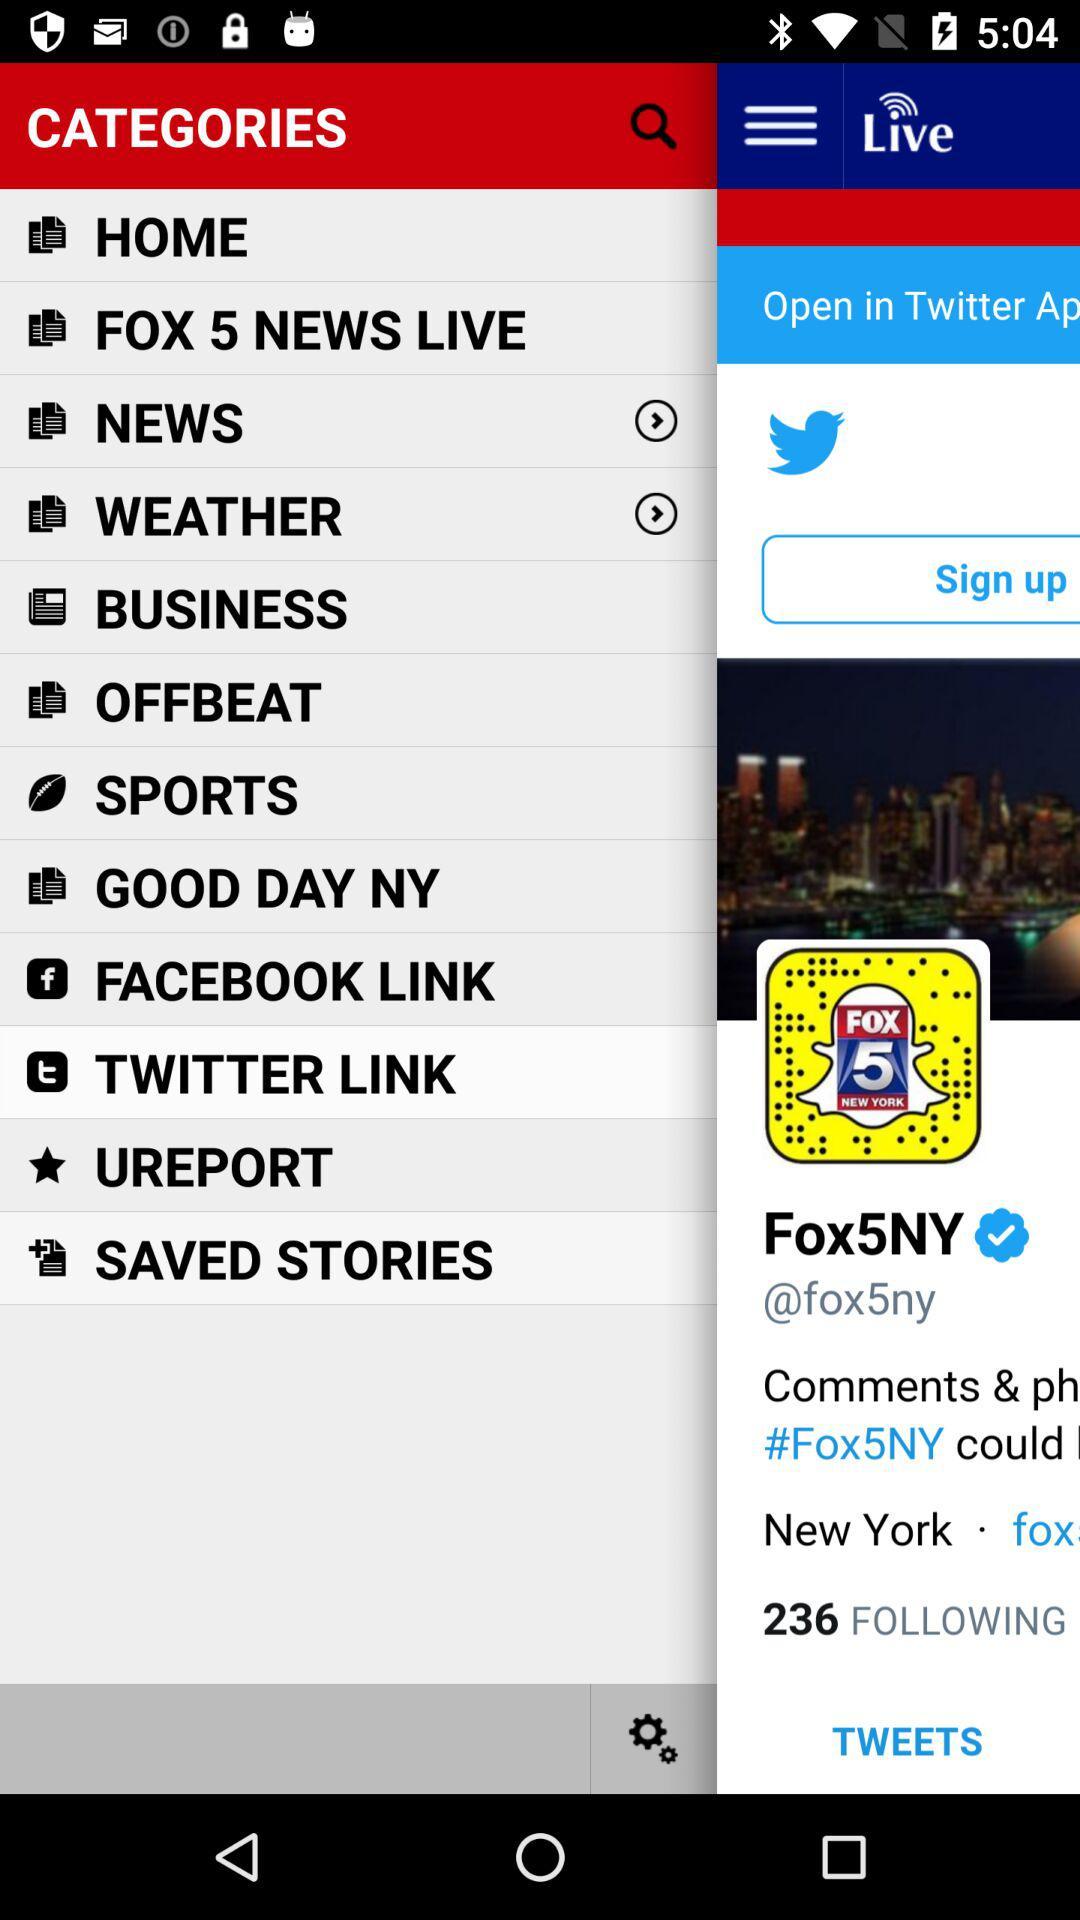 Image resolution: width=1080 pixels, height=1920 pixels. What do you see at coordinates (170, 235) in the screenshot?
I see `icon below the categories item` at bounding box center [170, 235].